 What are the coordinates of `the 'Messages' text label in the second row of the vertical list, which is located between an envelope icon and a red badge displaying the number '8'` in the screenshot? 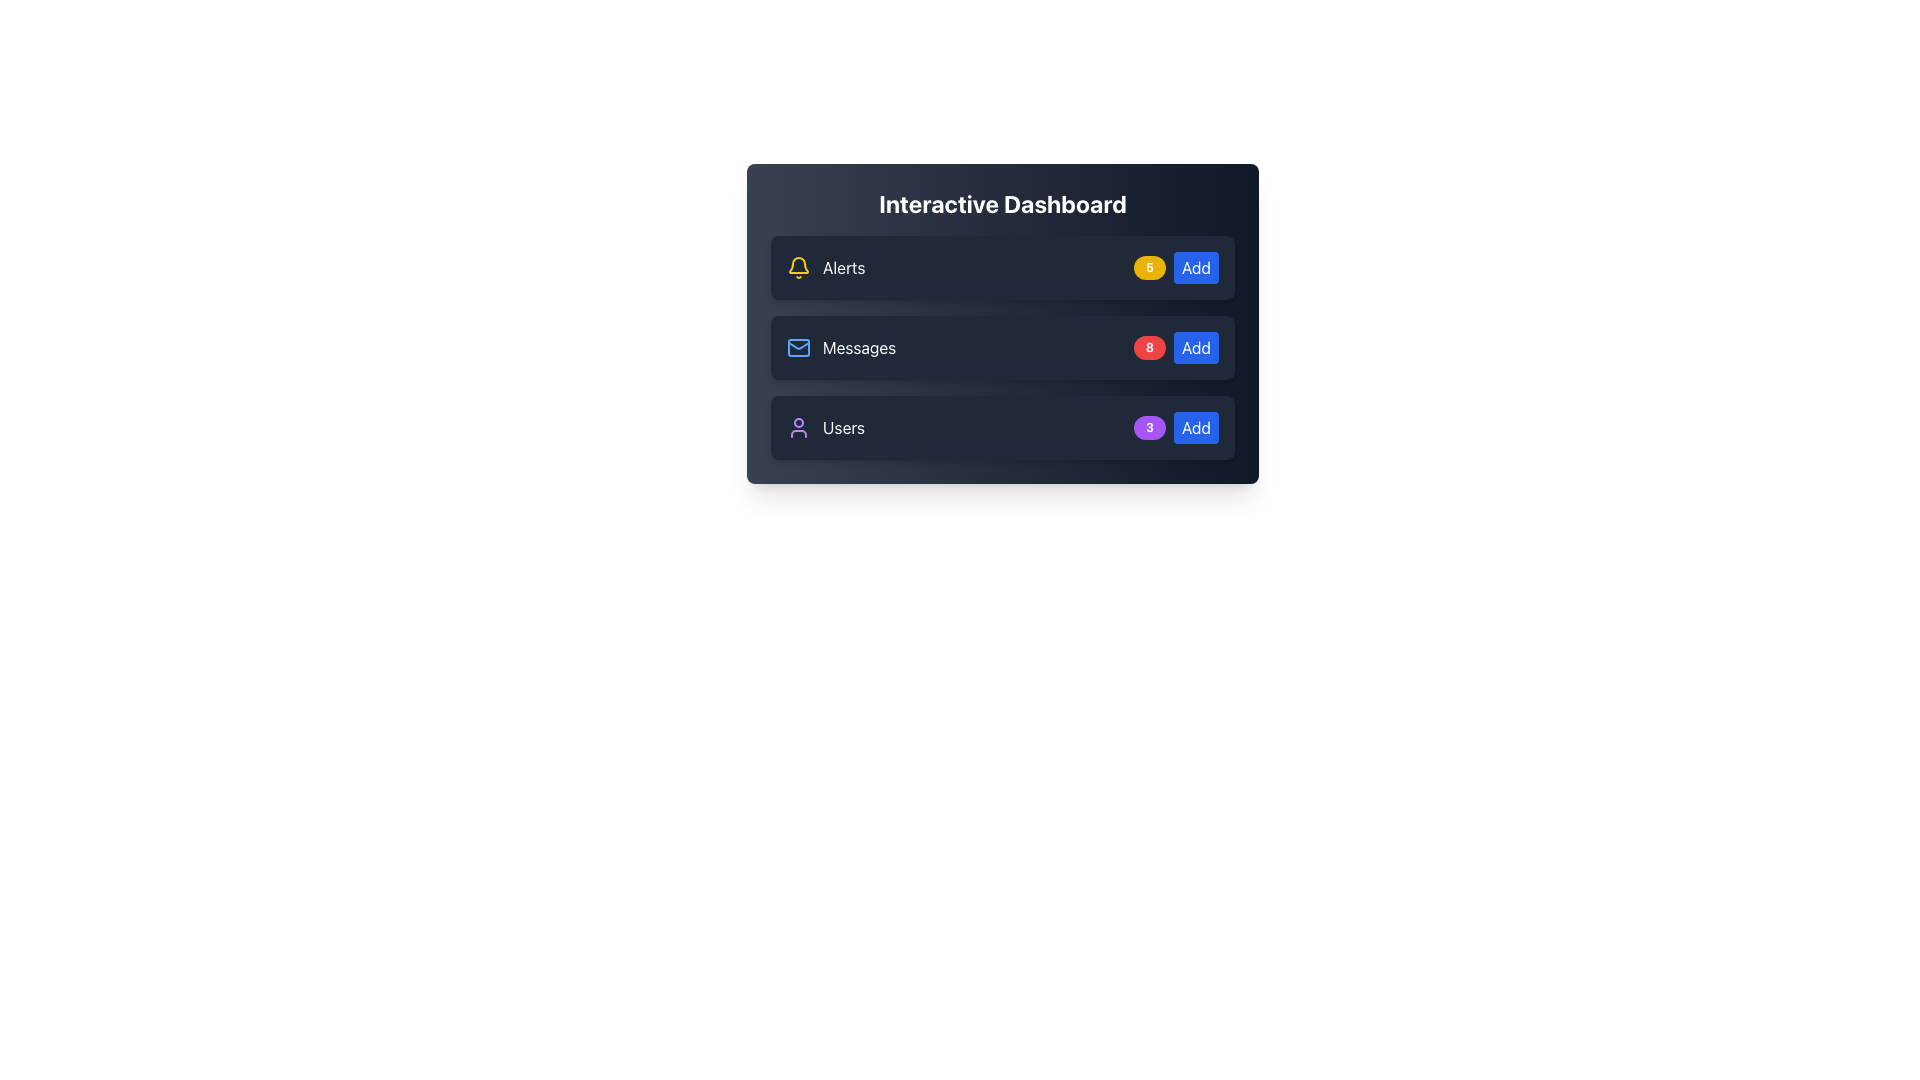 It's located at (859, 346).